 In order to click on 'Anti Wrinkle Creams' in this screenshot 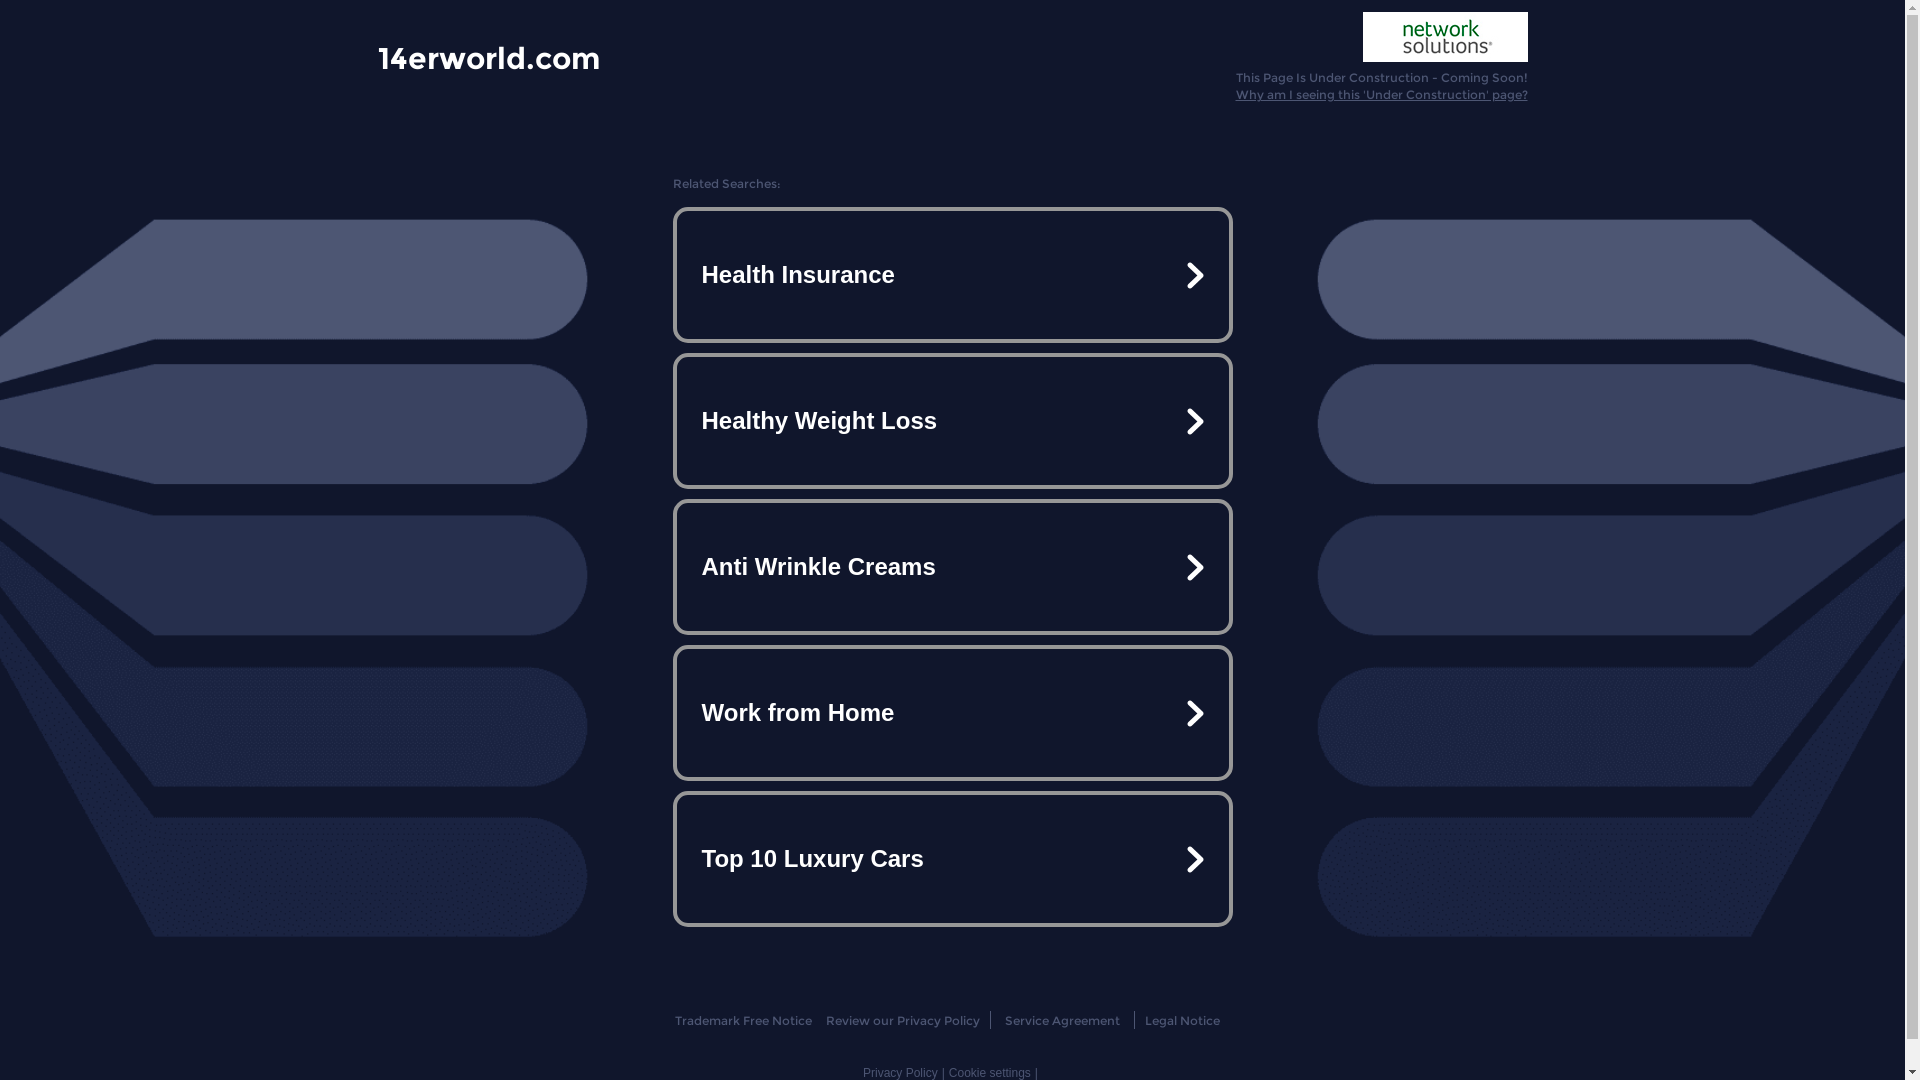, I will do `click(950, 567)`.